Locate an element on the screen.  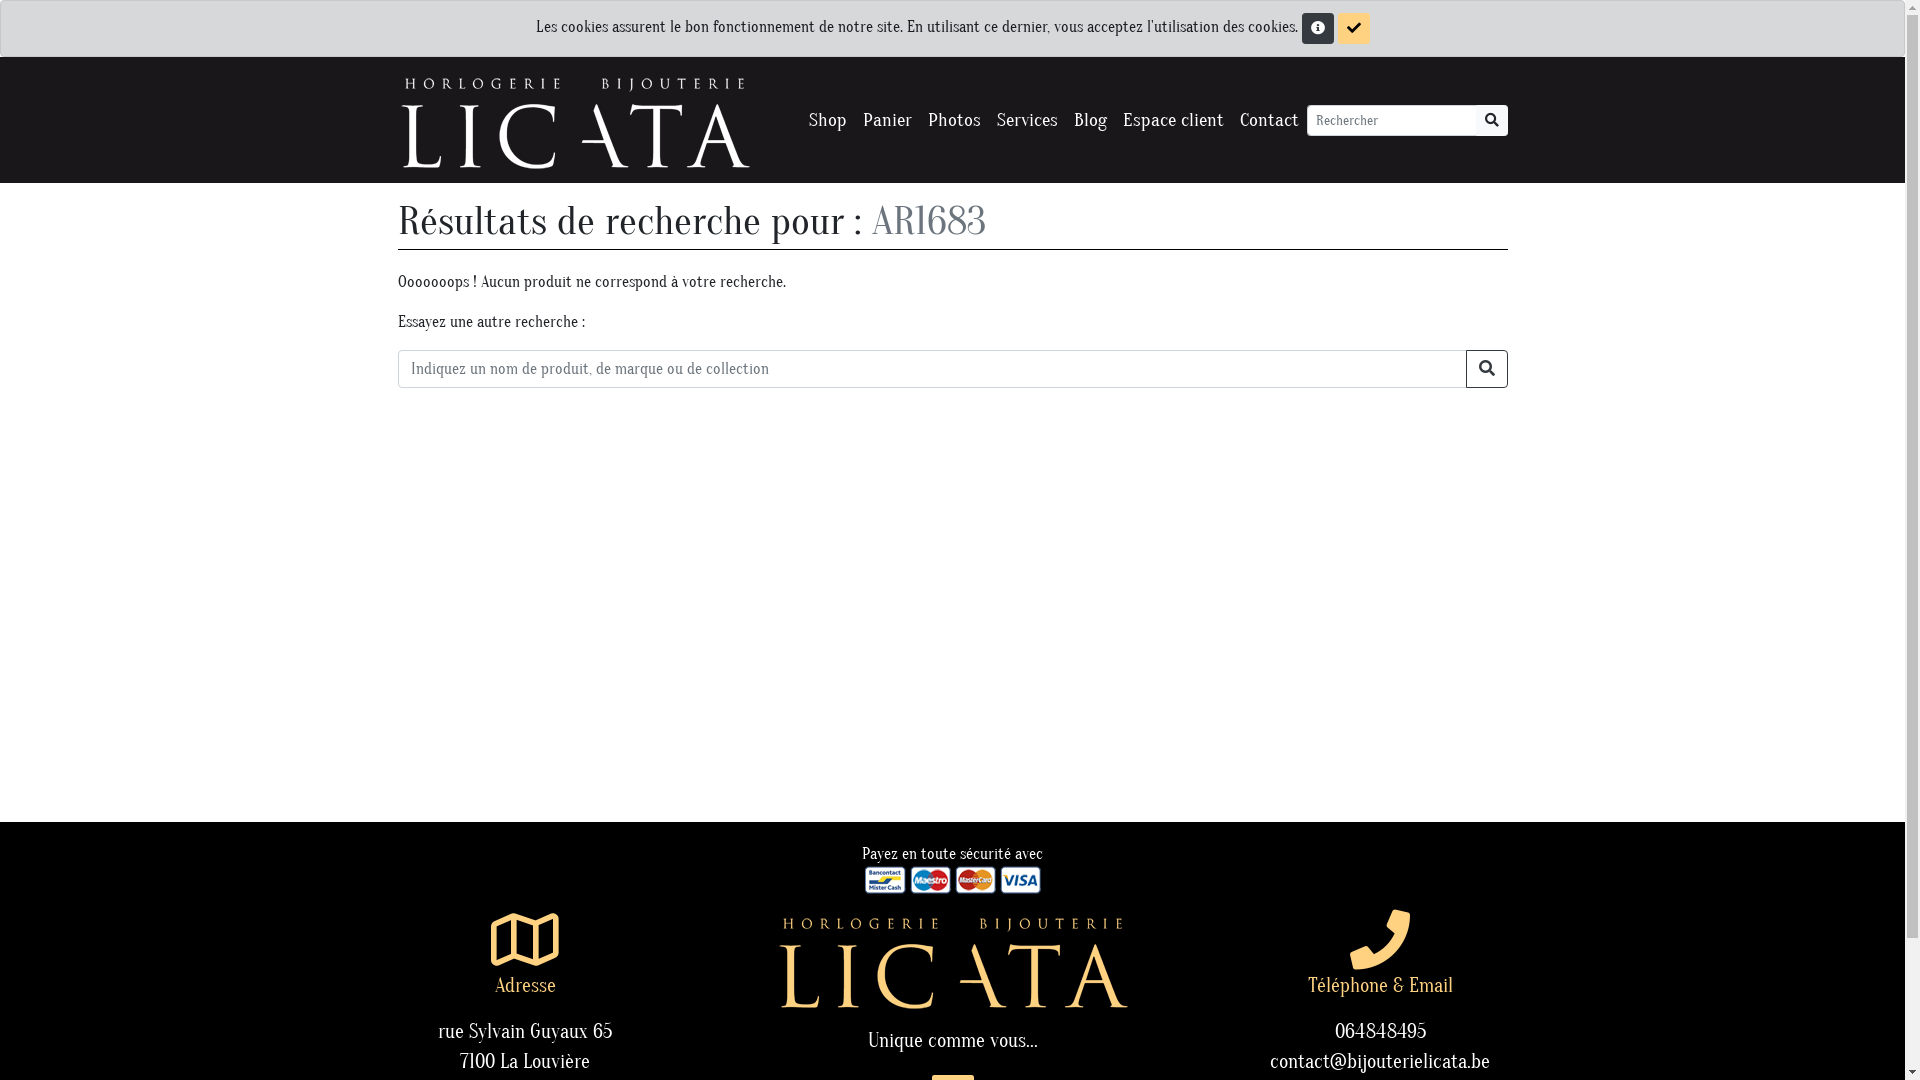
'Contact' is located at coordinates (1268, 120).